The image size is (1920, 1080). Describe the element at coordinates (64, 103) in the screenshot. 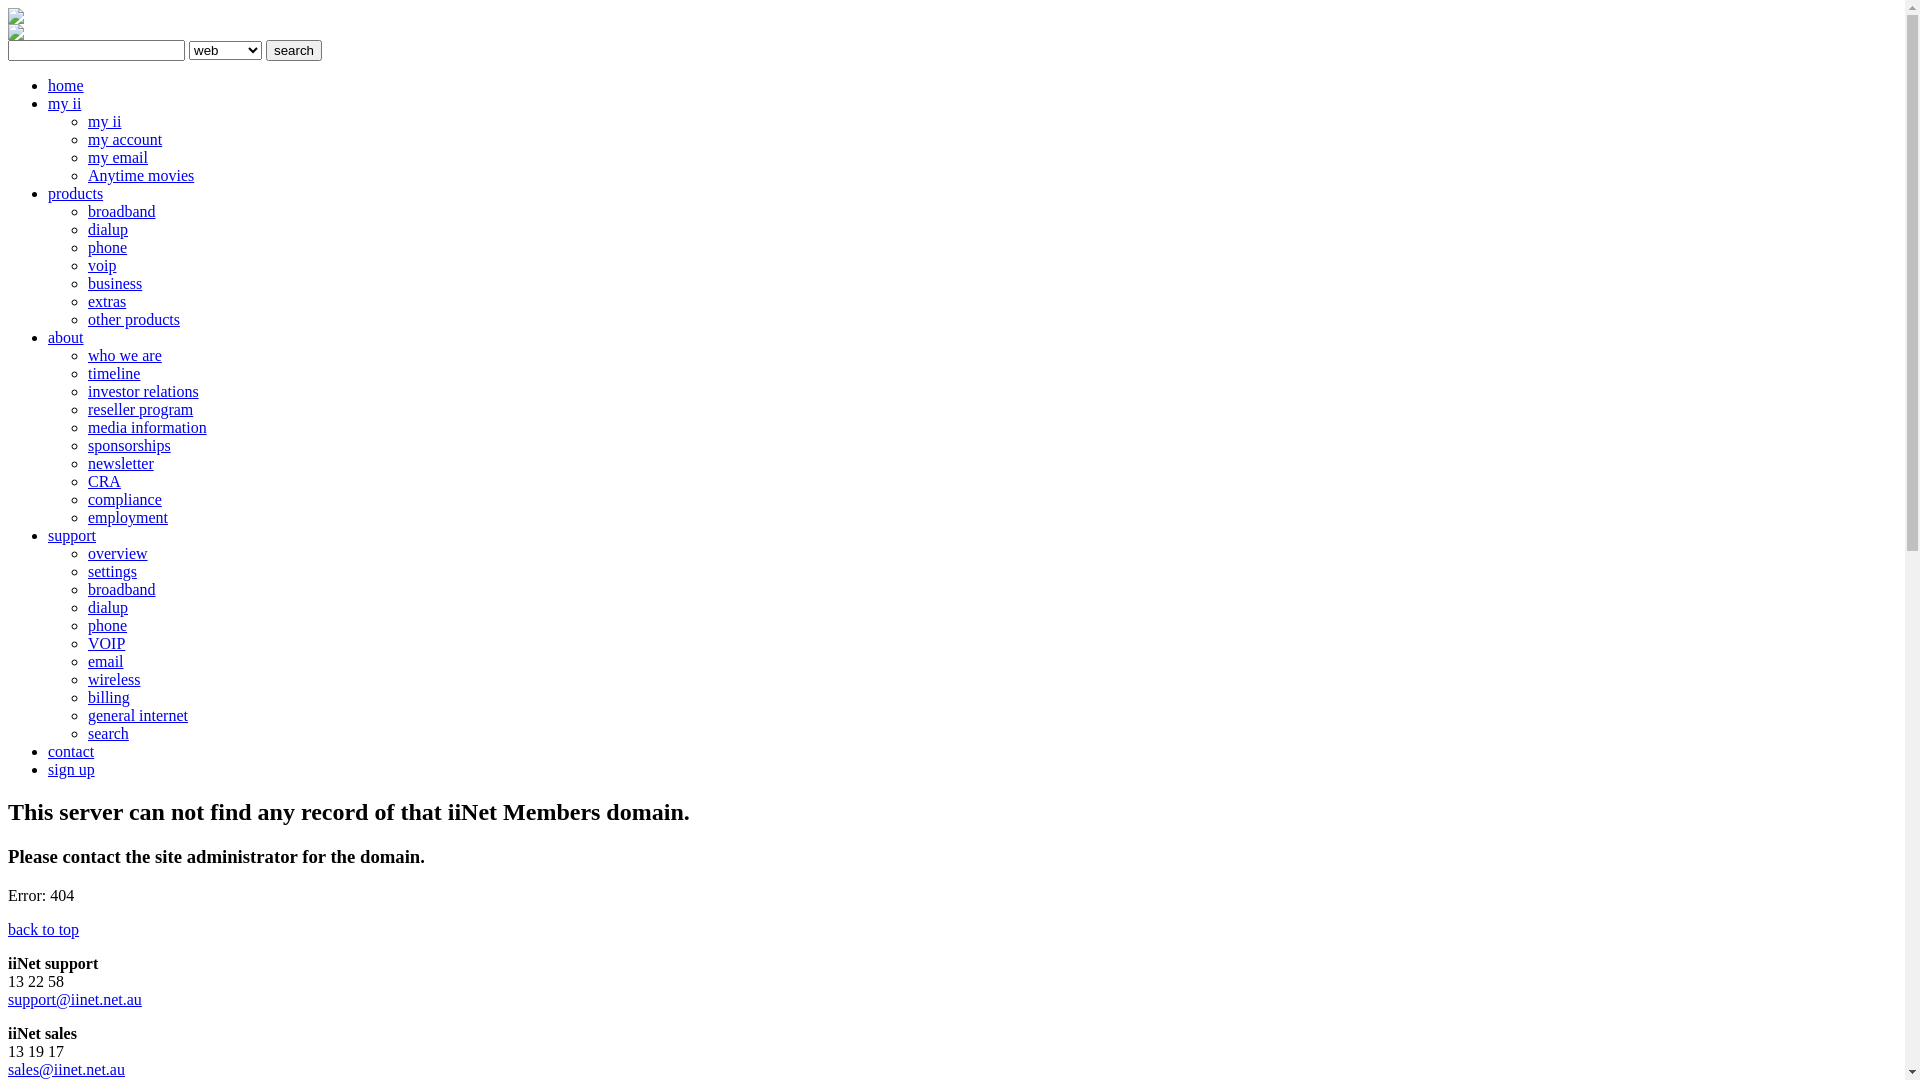

I see `'my ii'` at that location.